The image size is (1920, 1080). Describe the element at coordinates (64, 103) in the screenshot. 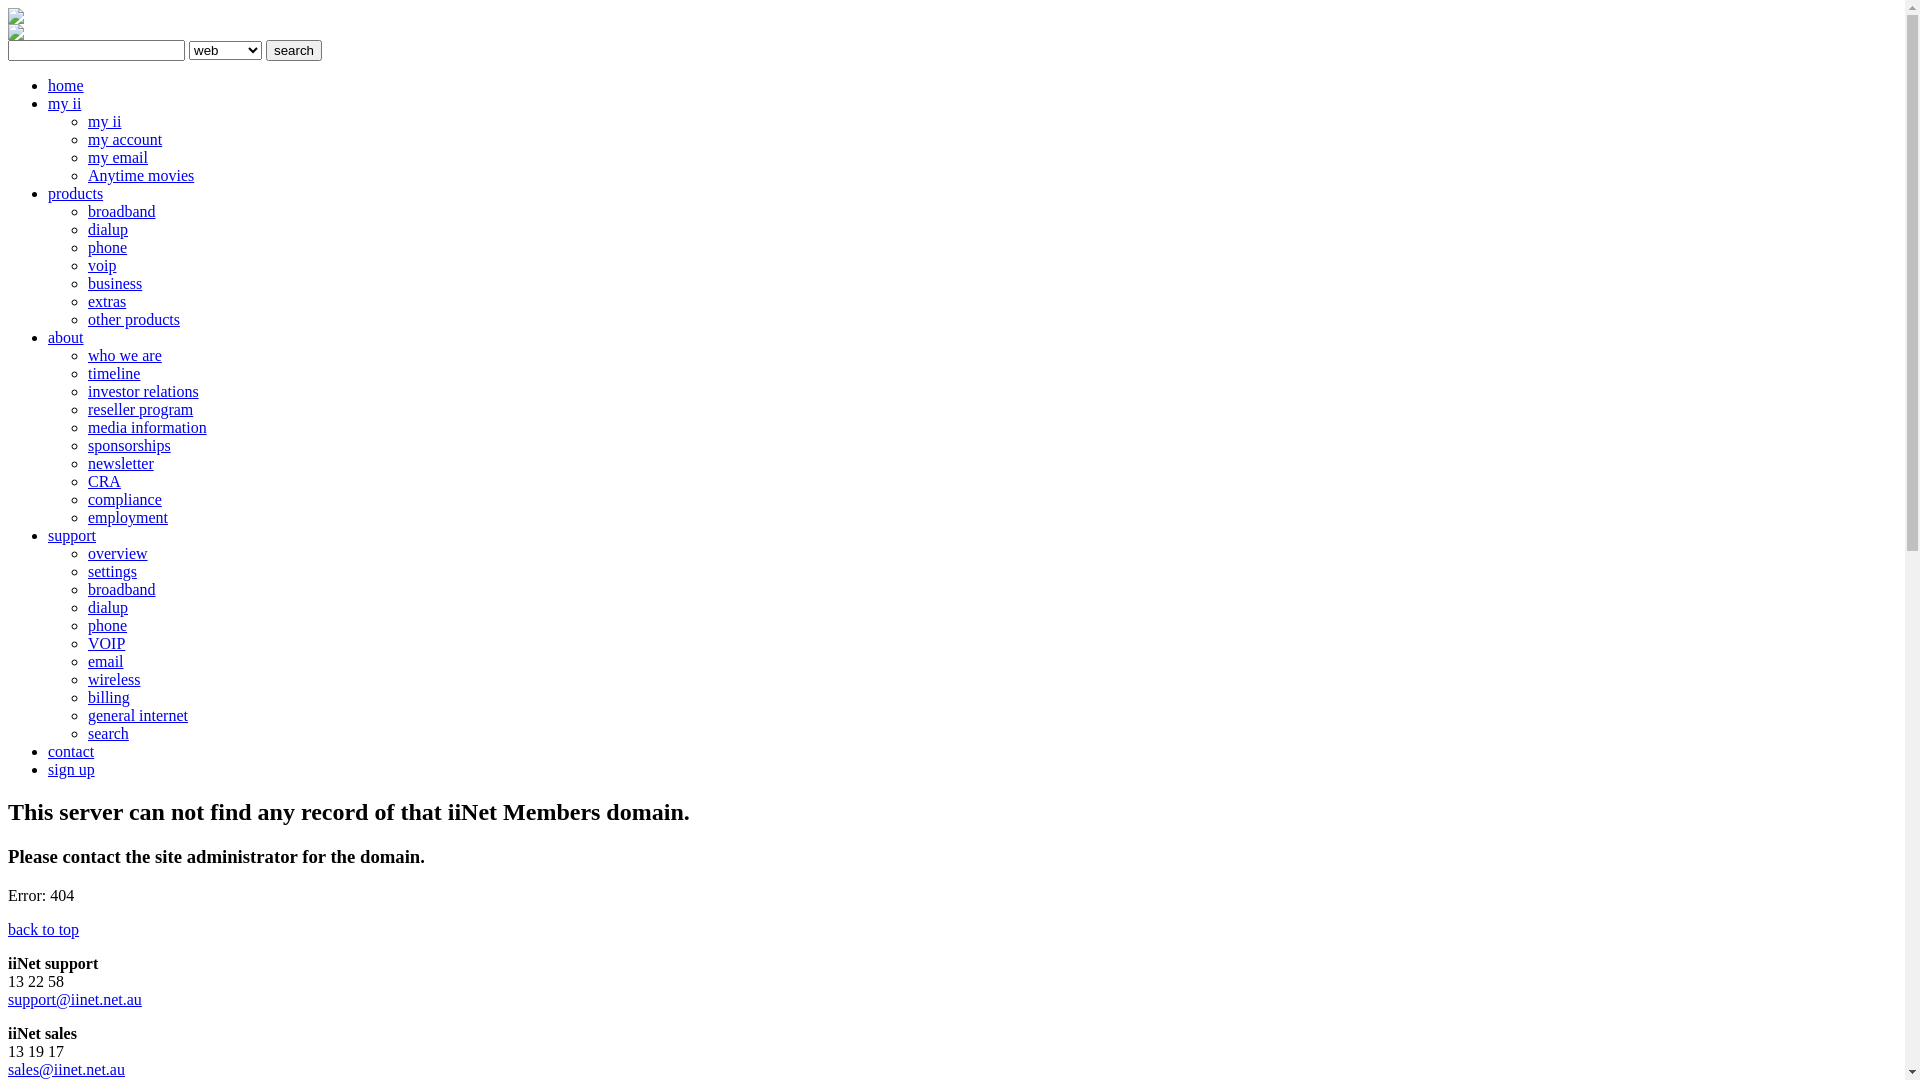

I see `'my ii'` at that location.